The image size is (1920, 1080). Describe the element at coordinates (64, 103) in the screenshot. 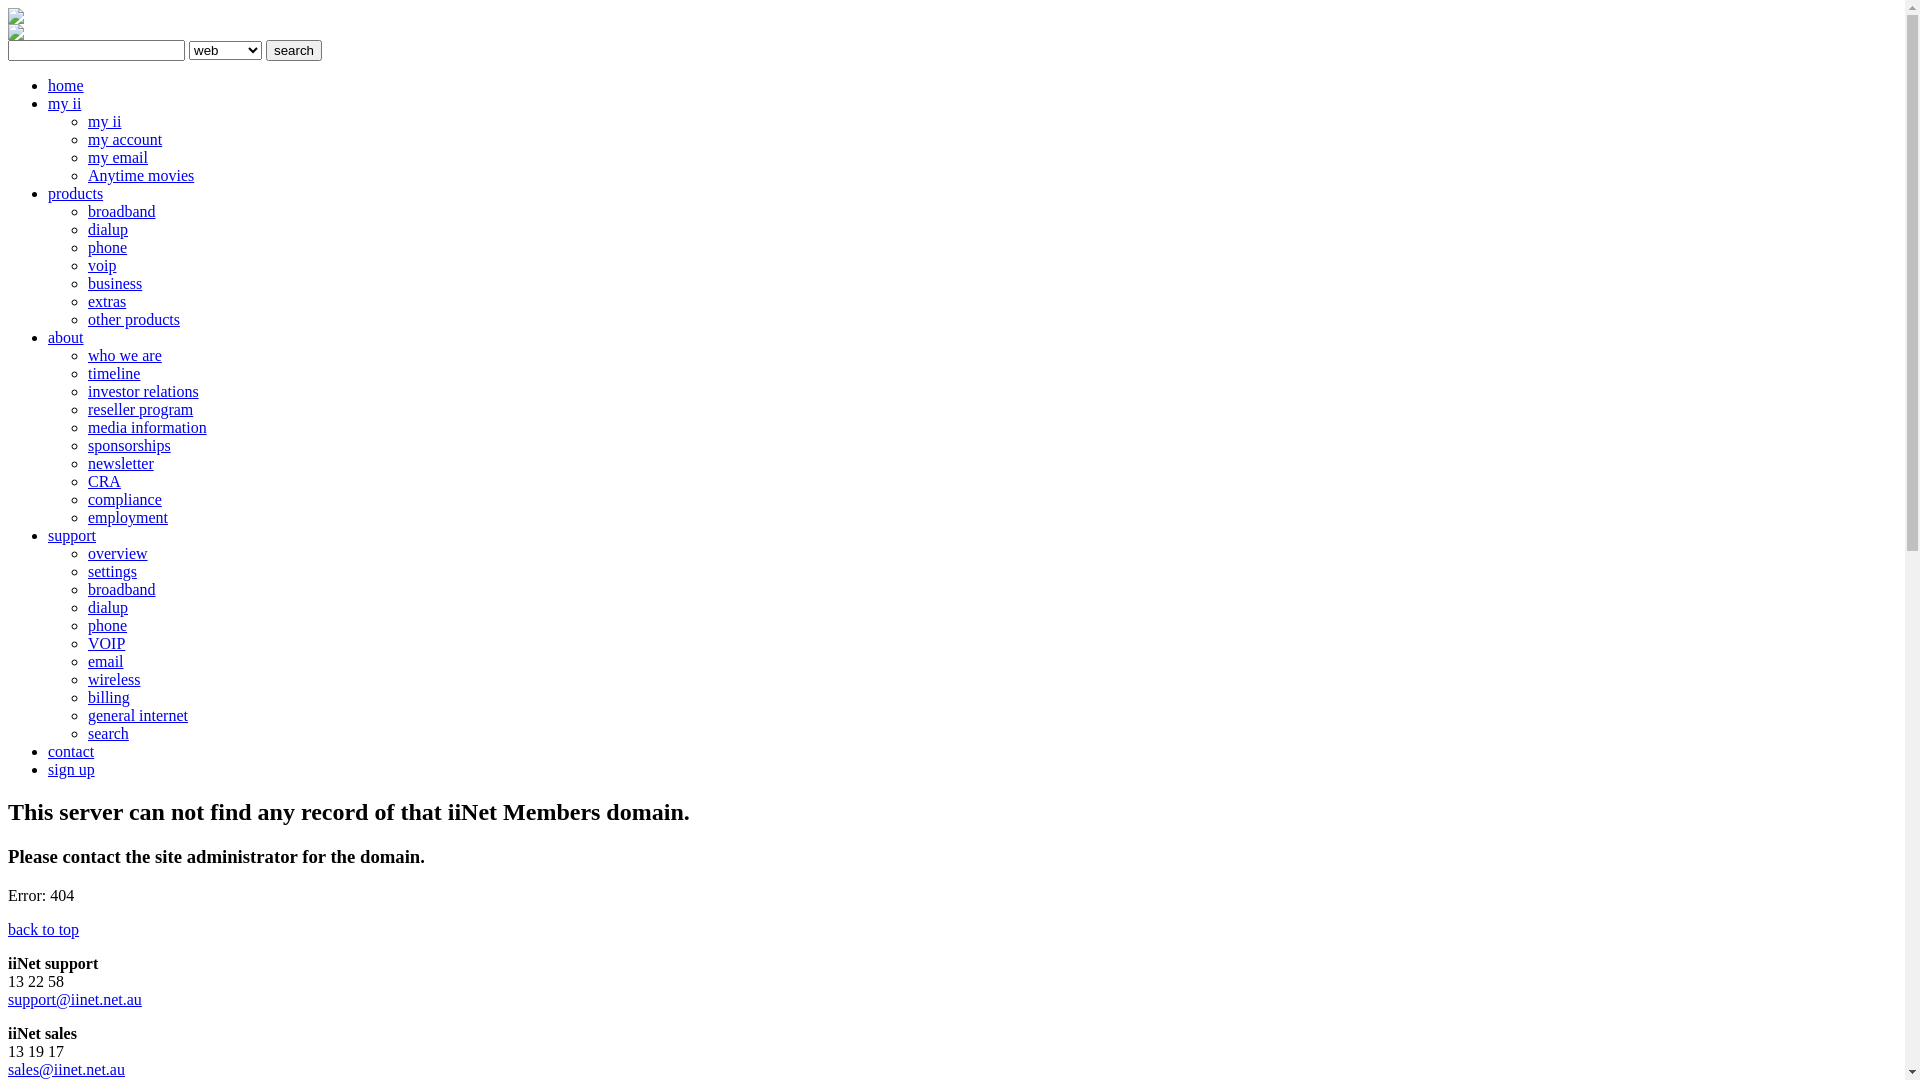

I see `'my ii'` at that location.